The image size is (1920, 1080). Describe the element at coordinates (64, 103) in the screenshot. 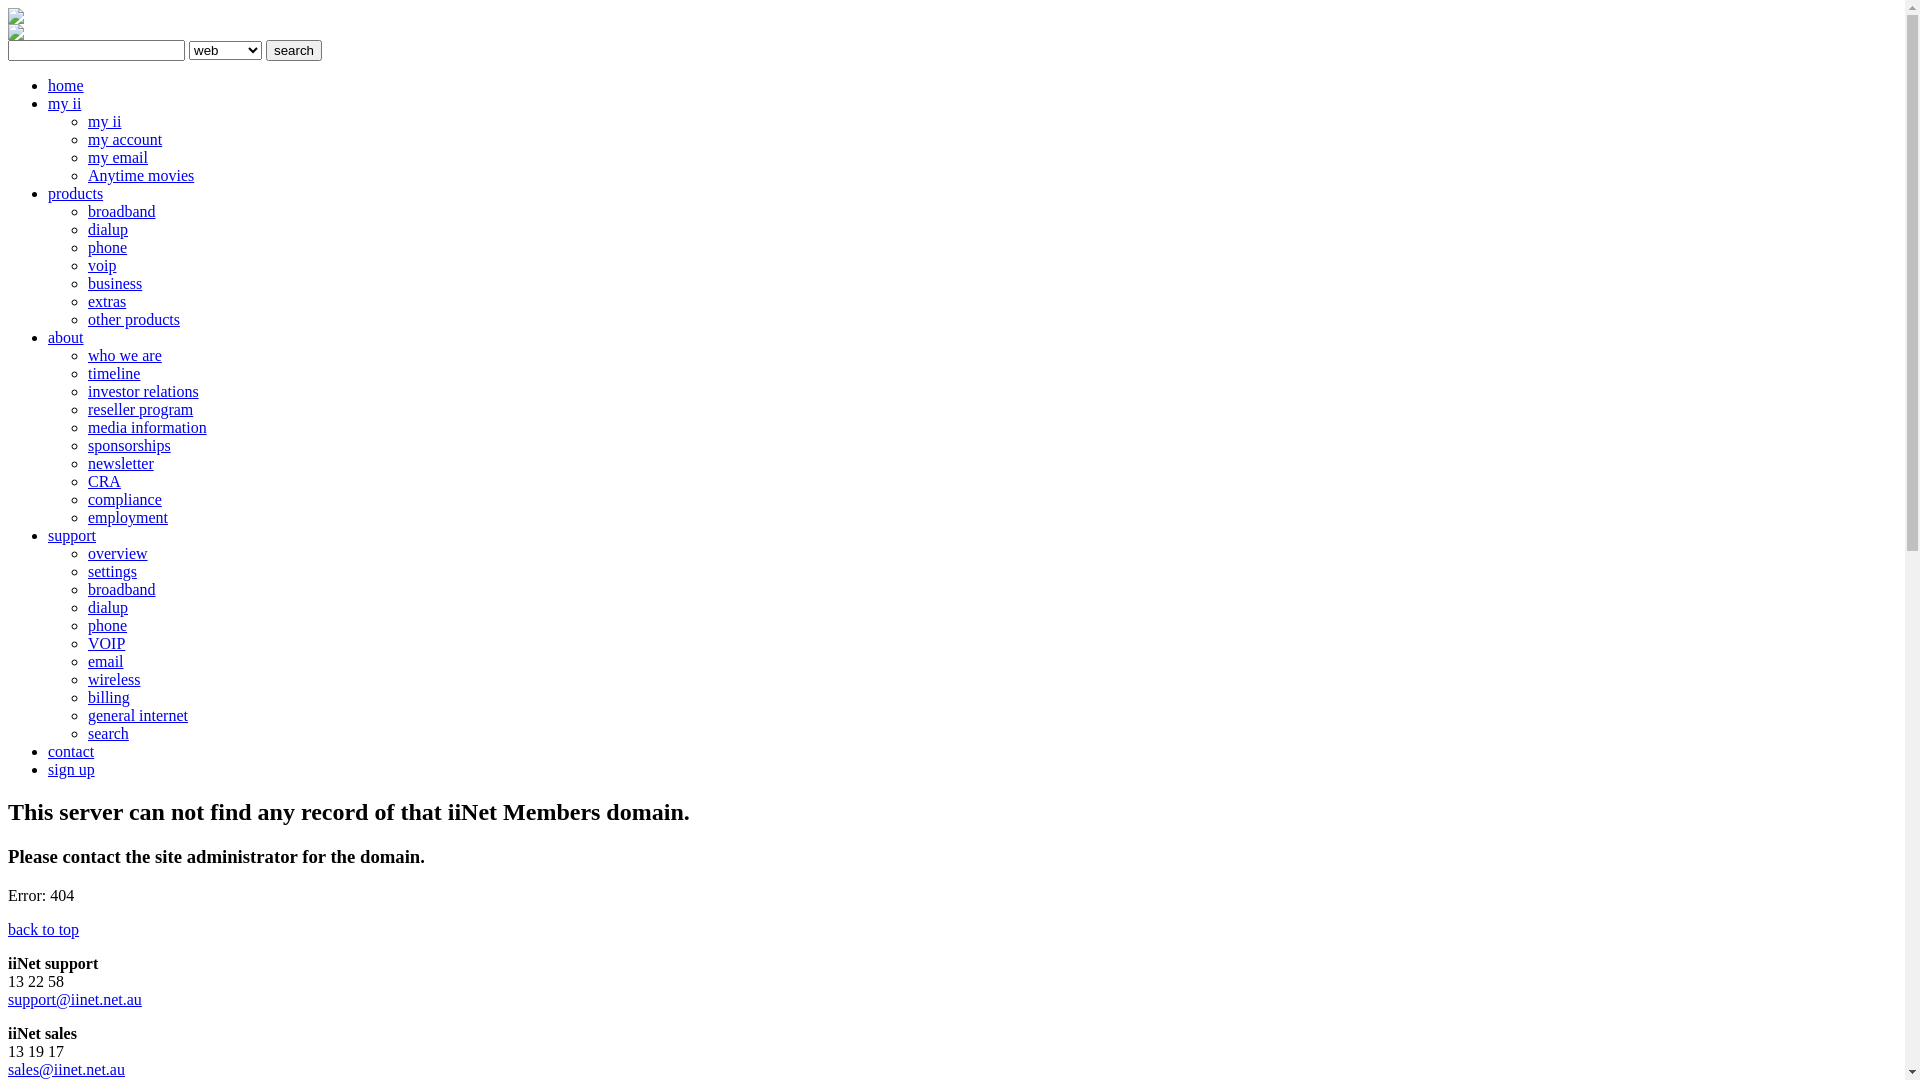

I see `'my ii'` at that location.